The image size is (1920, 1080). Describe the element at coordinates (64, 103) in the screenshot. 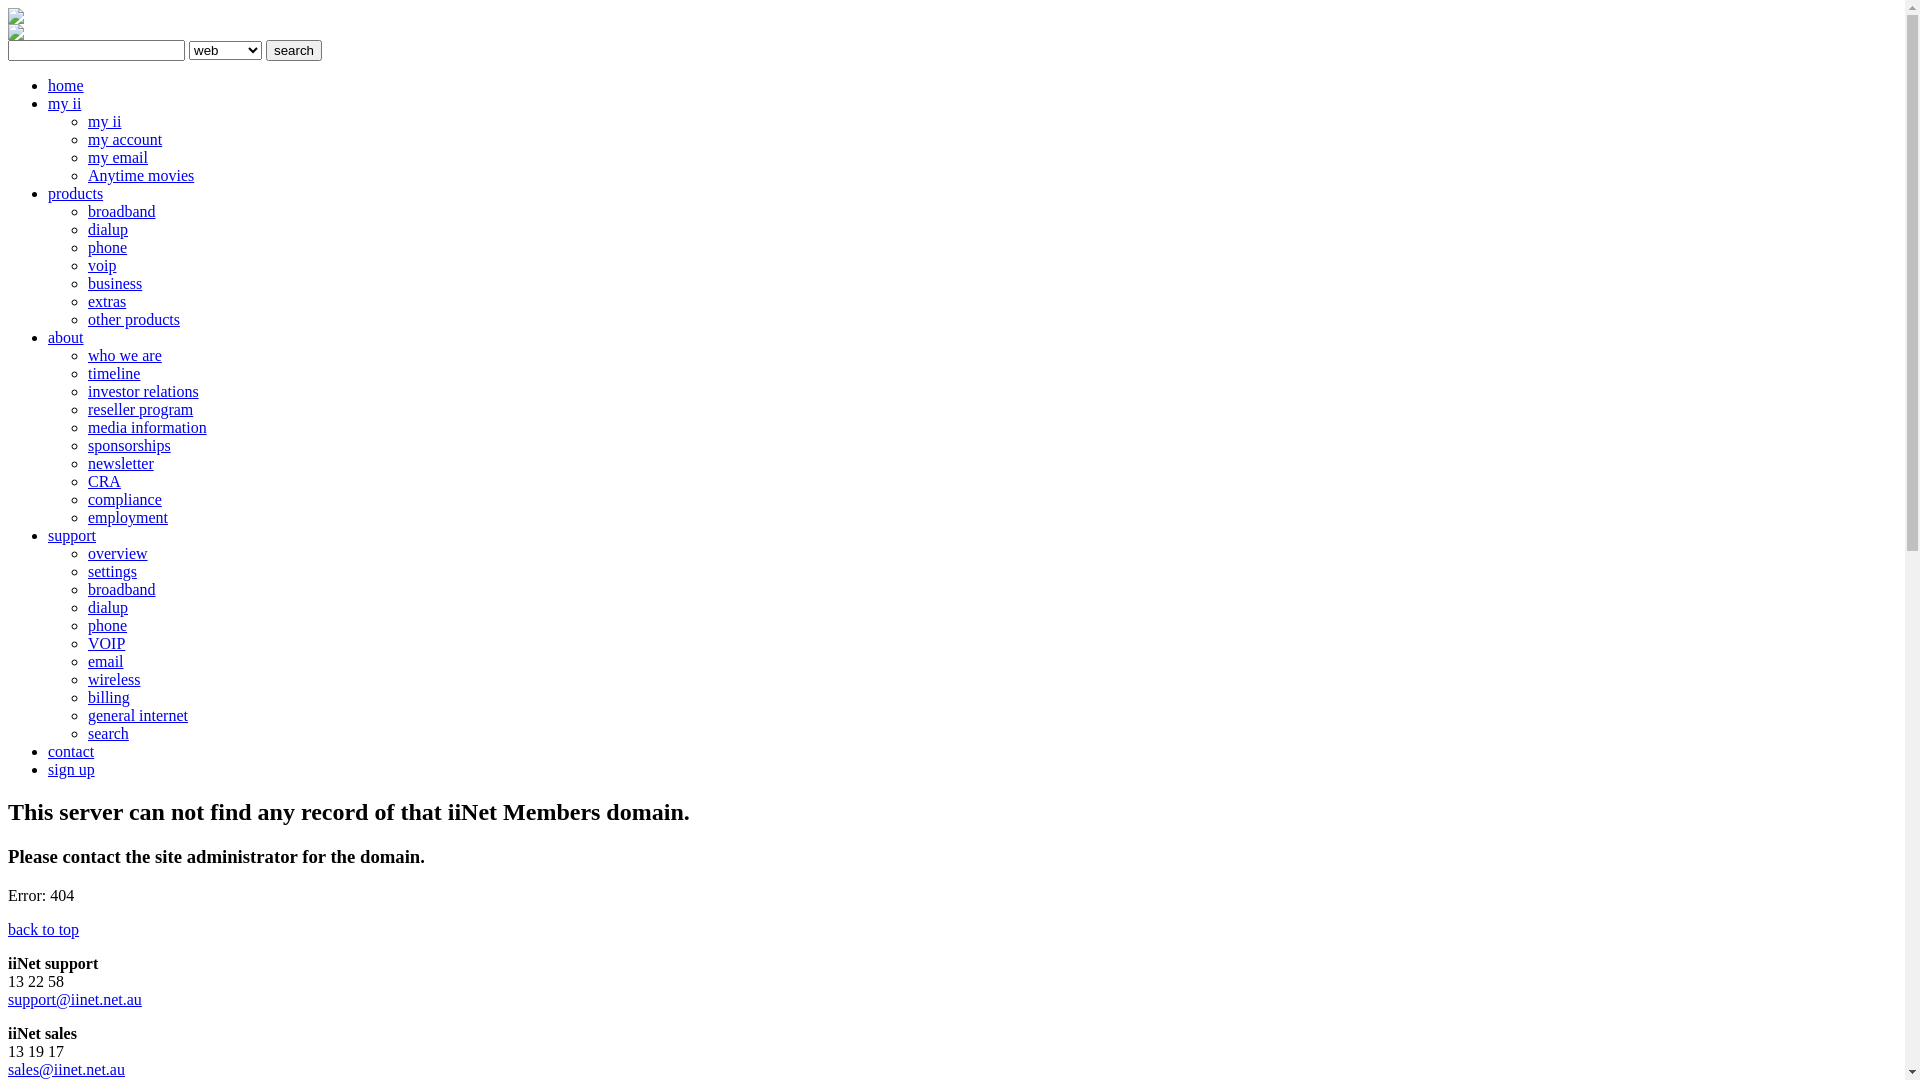

I see `'my ii'` at that location.